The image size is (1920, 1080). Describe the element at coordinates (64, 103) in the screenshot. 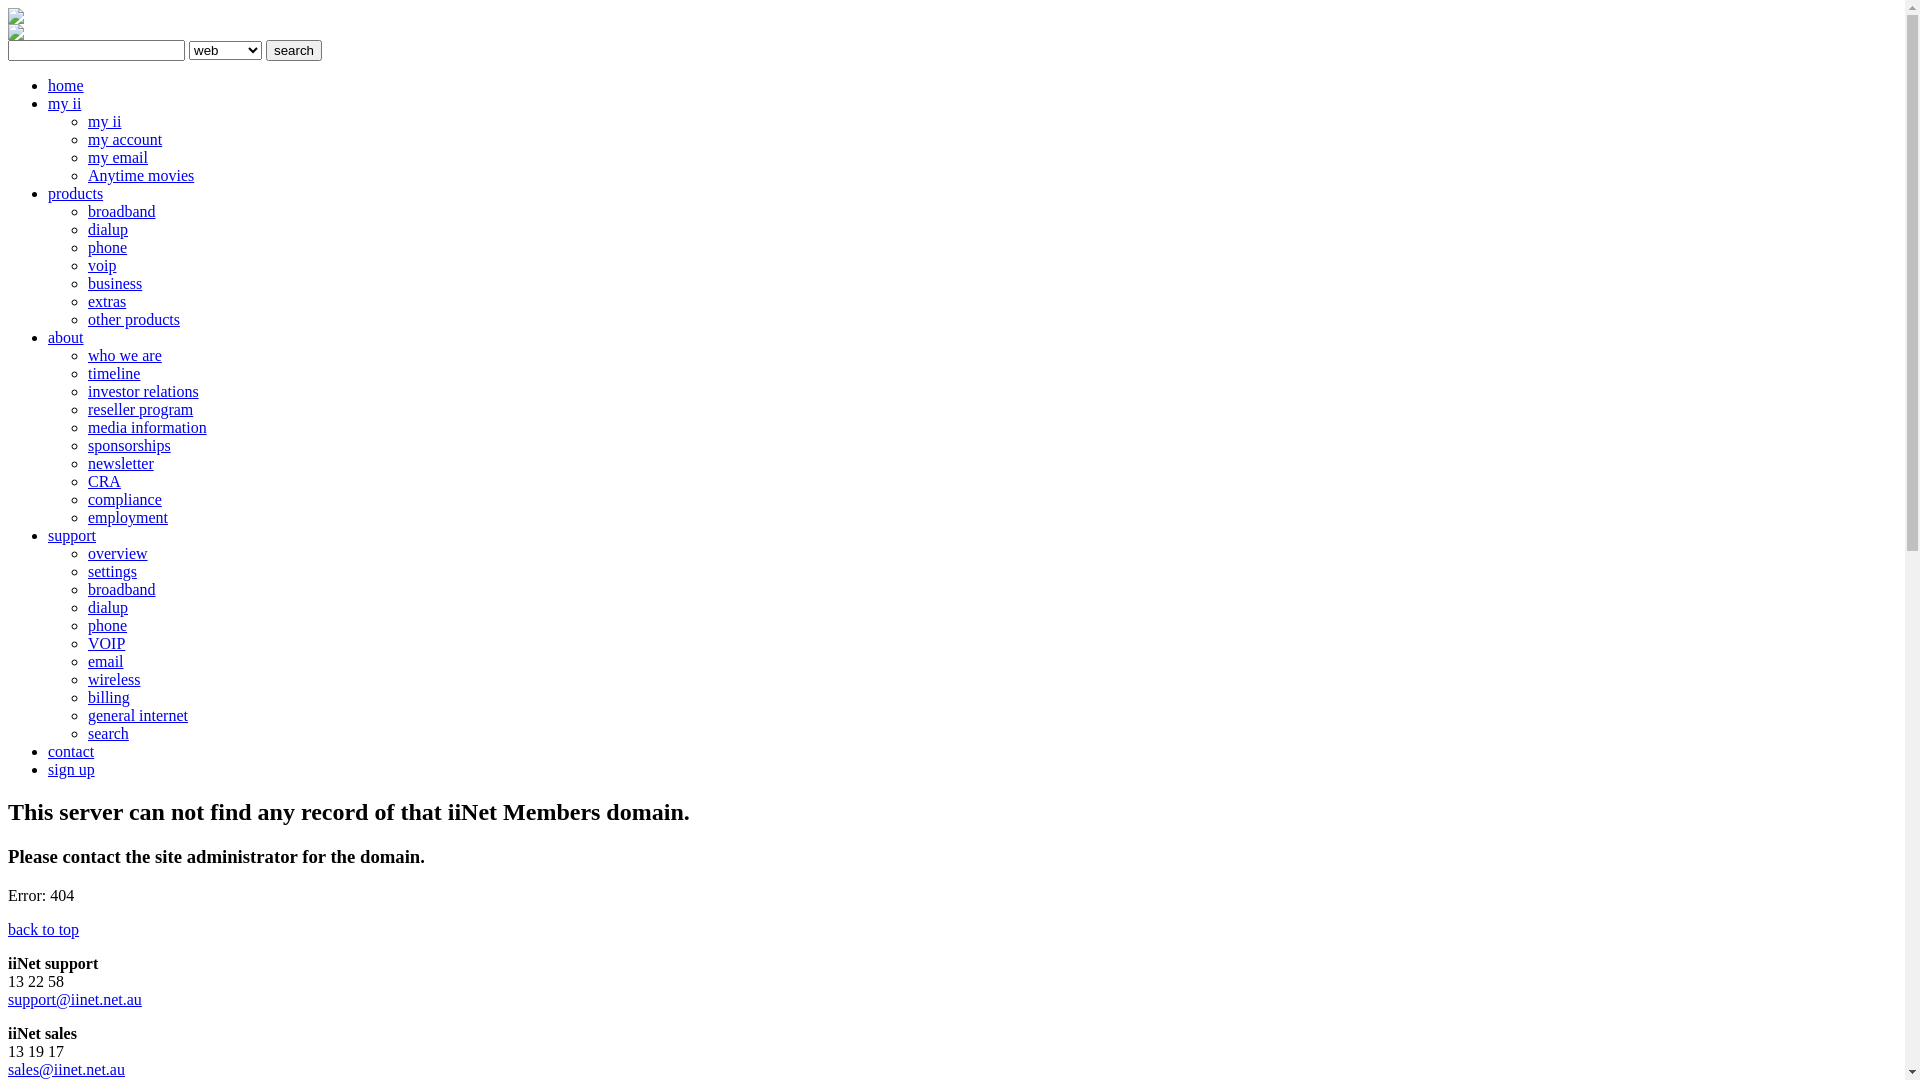

I see `'my ii'` at that location.